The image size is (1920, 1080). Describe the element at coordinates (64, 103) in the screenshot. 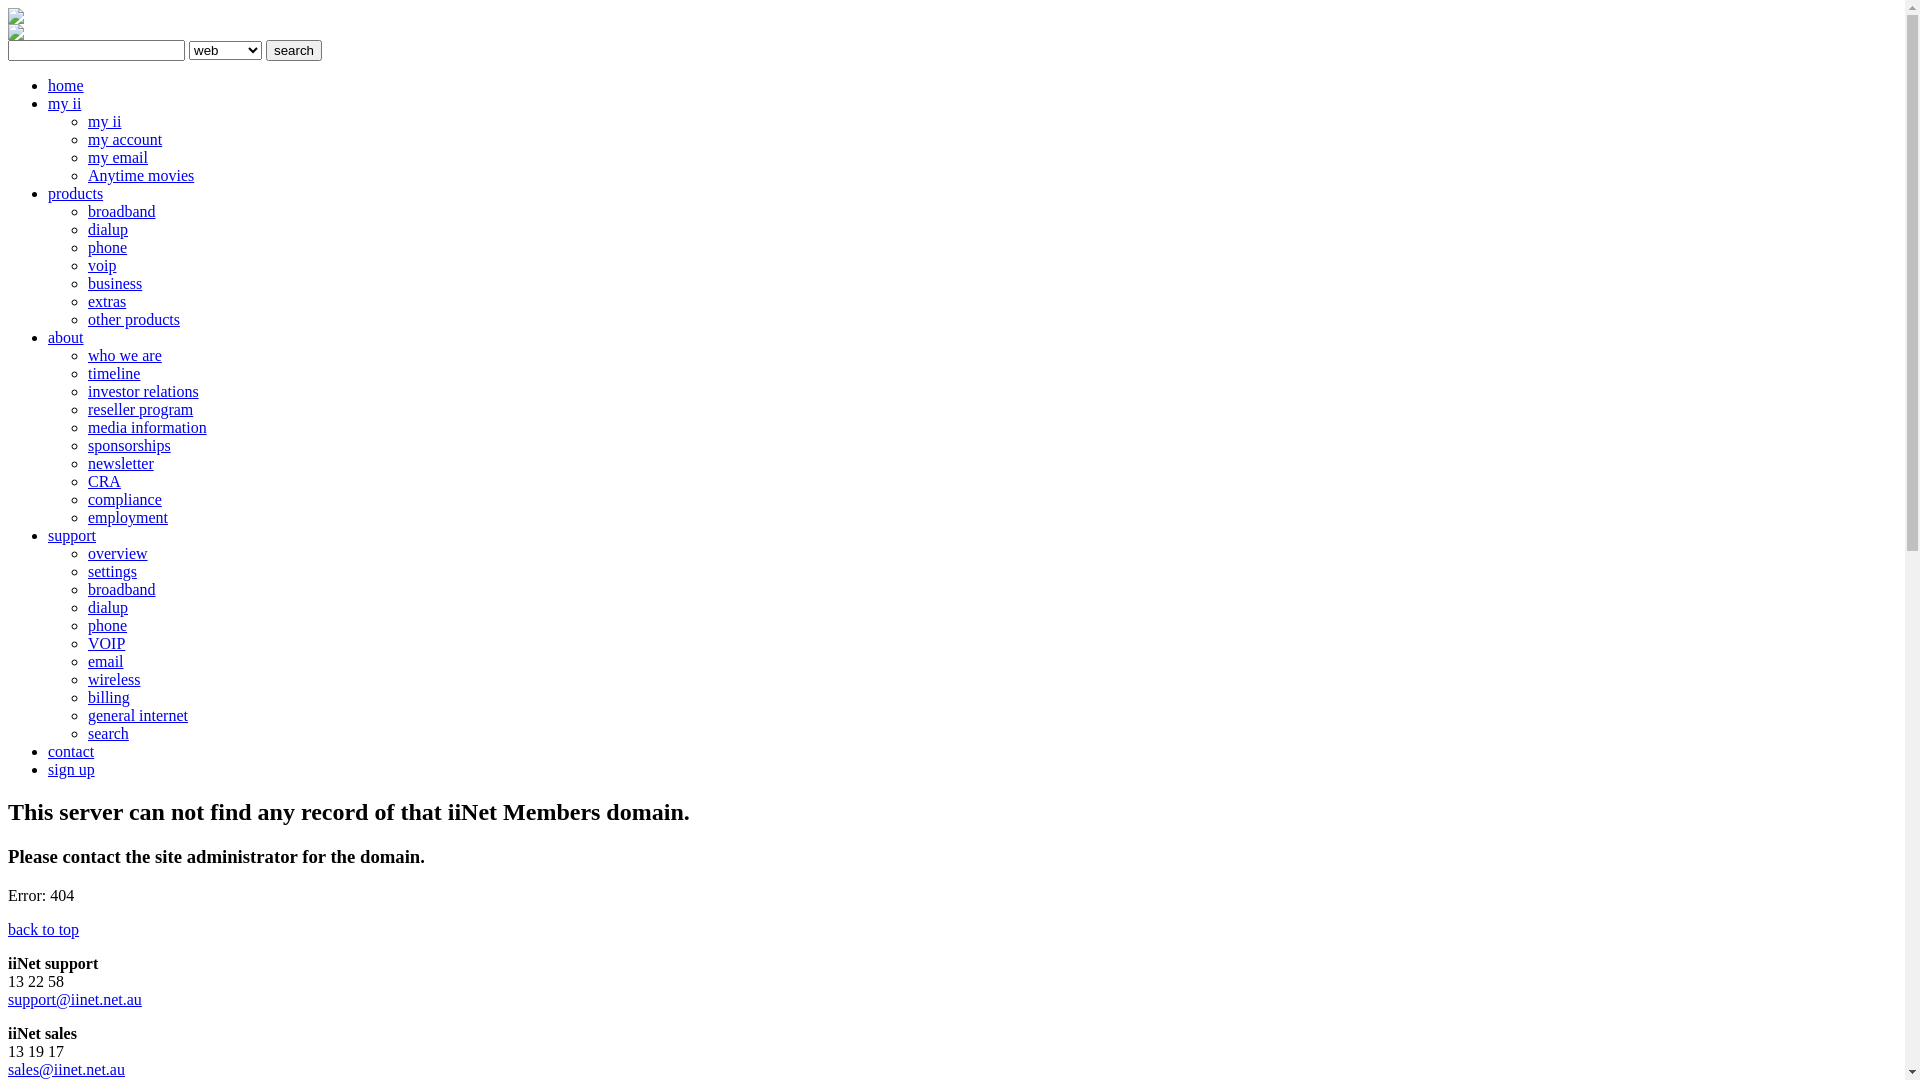

I see `'my ii'` at that location.